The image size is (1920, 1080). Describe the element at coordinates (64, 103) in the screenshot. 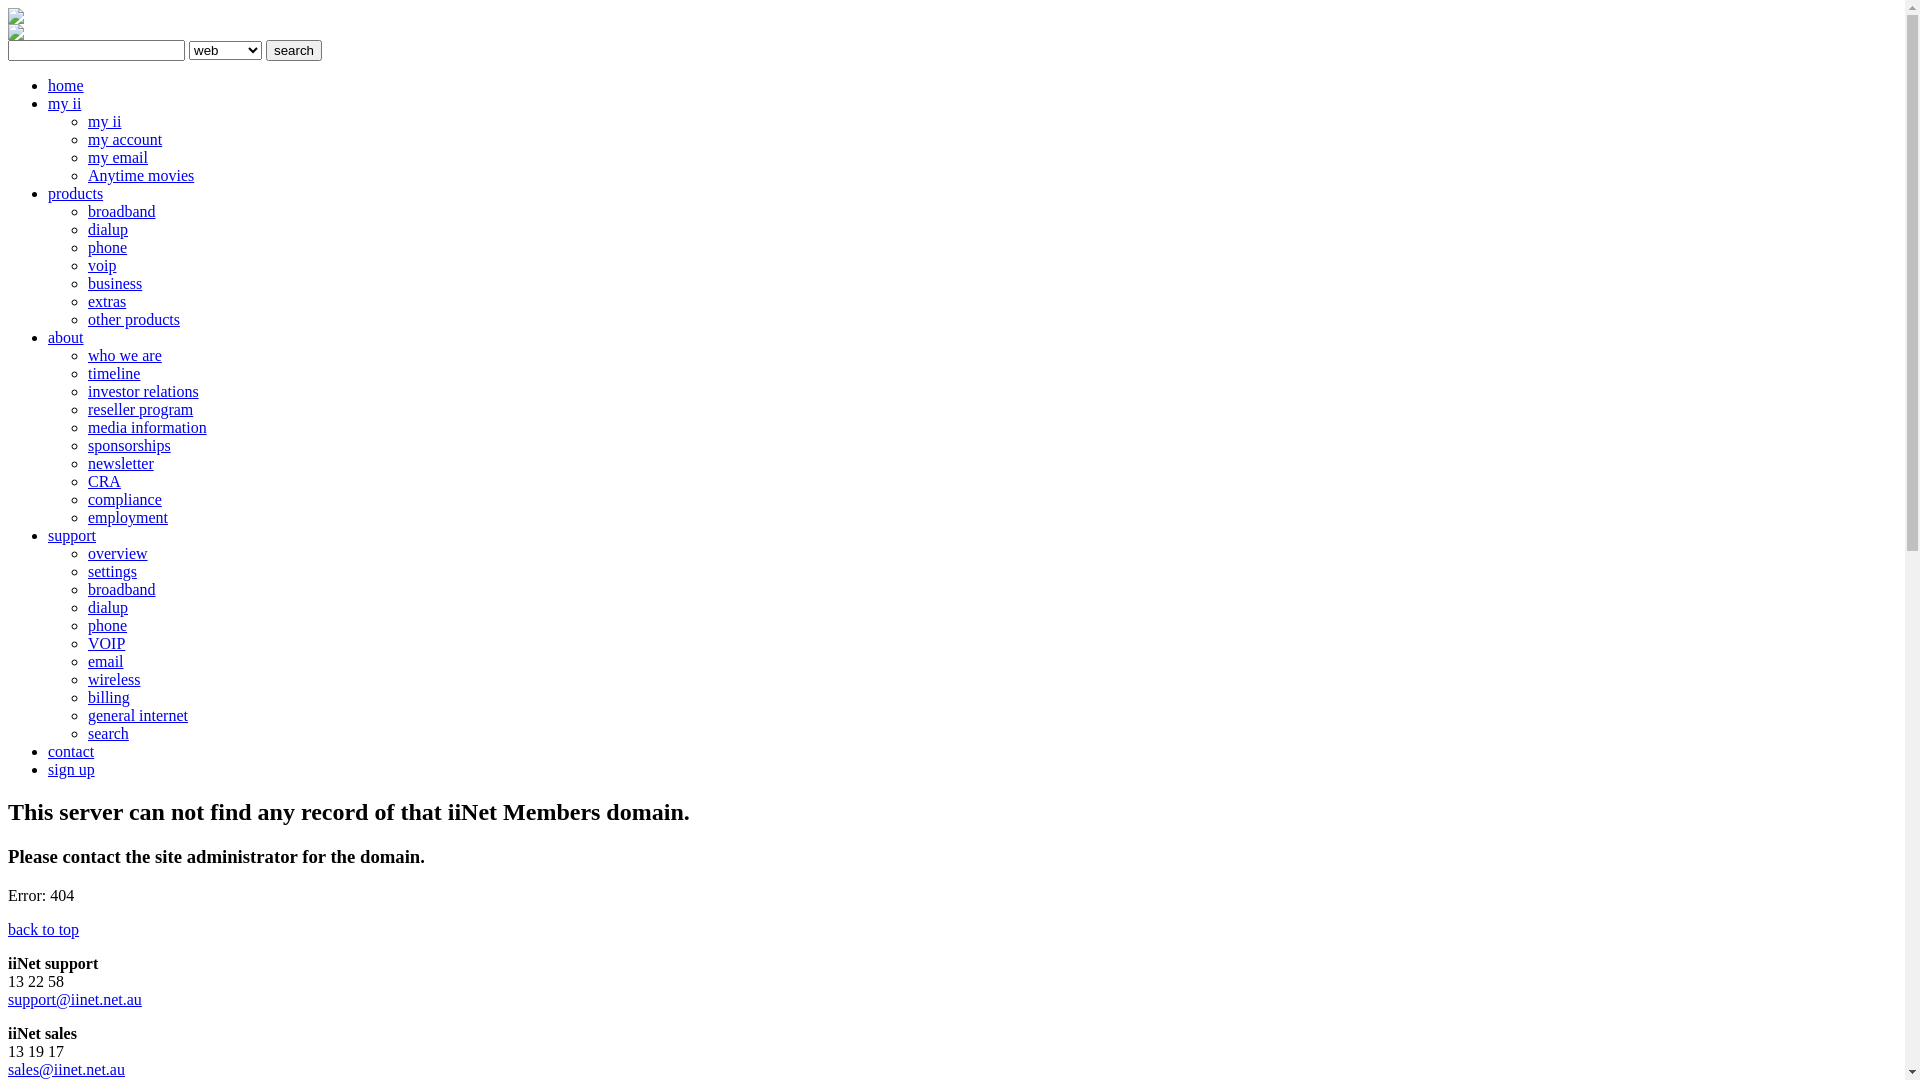

I see `'my ii'` at that location.